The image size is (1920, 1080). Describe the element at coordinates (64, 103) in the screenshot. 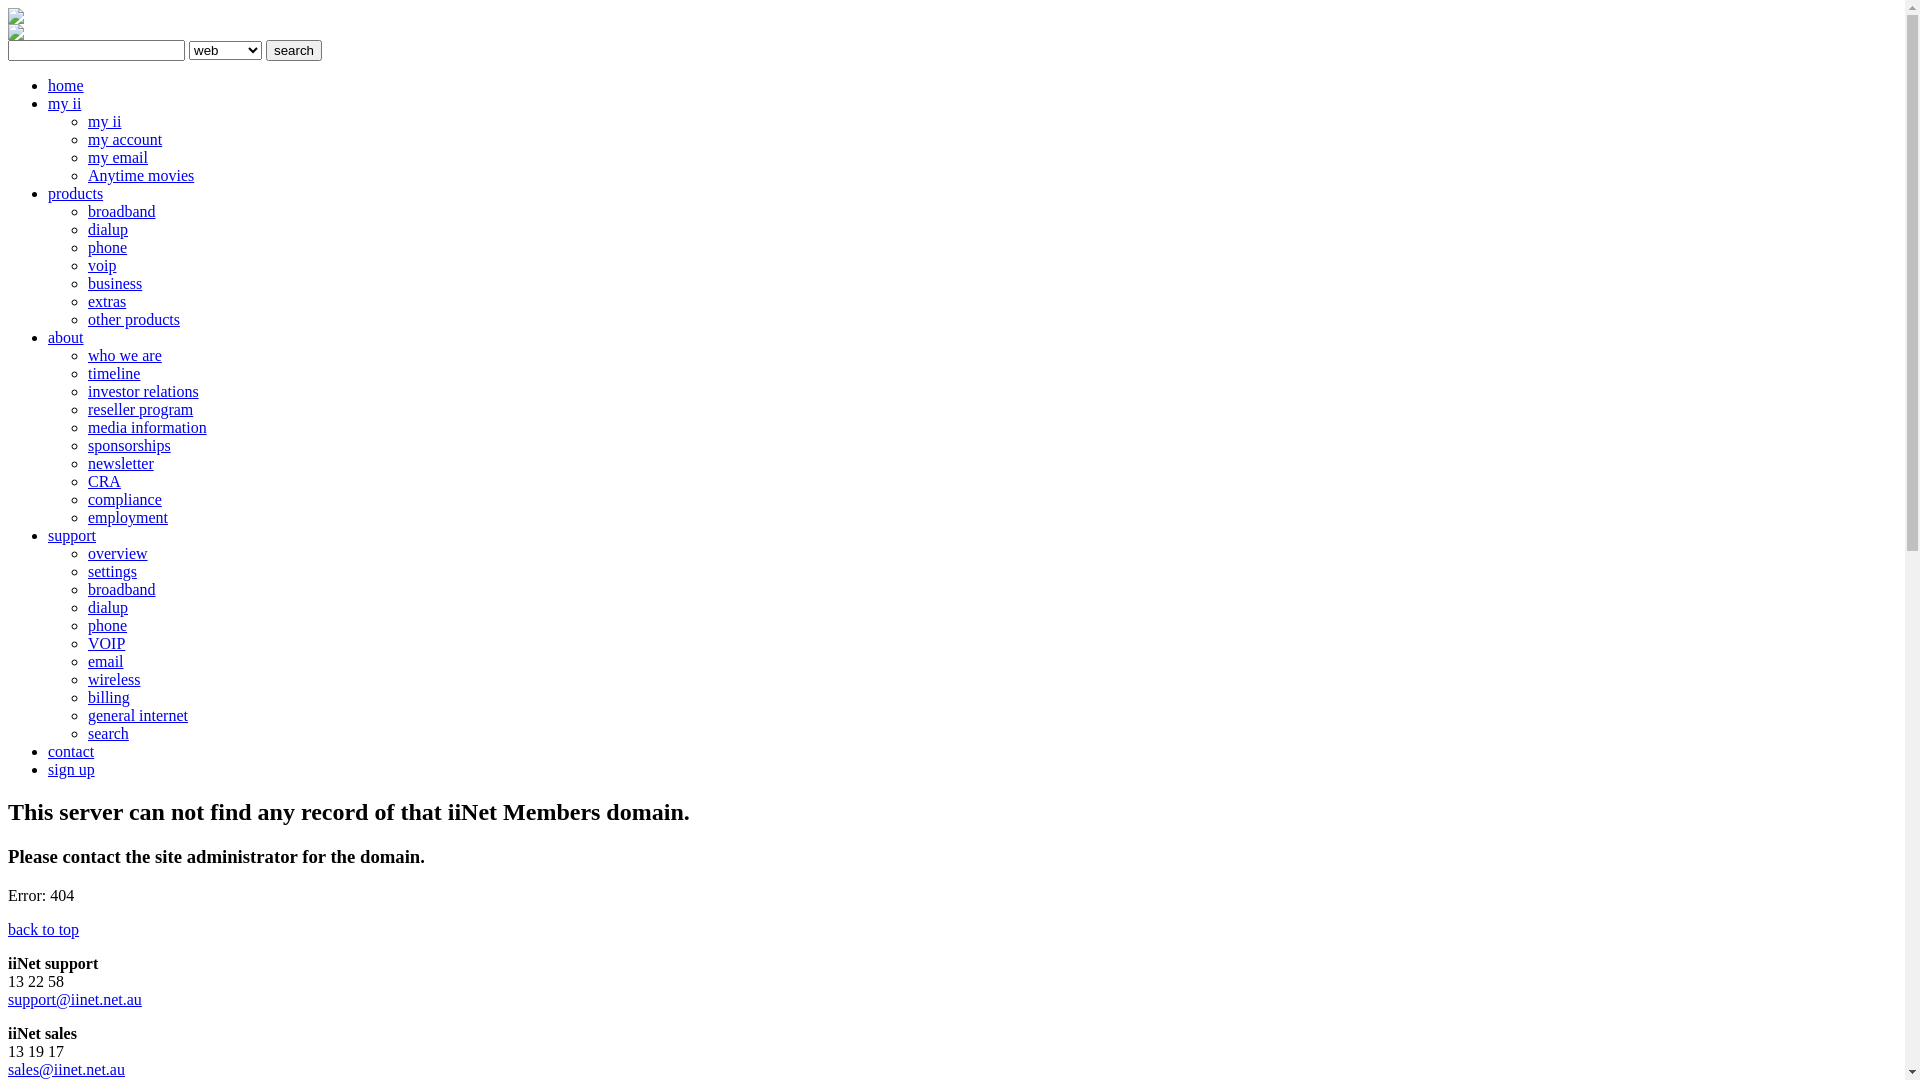

I see `'my ii'` at that location.